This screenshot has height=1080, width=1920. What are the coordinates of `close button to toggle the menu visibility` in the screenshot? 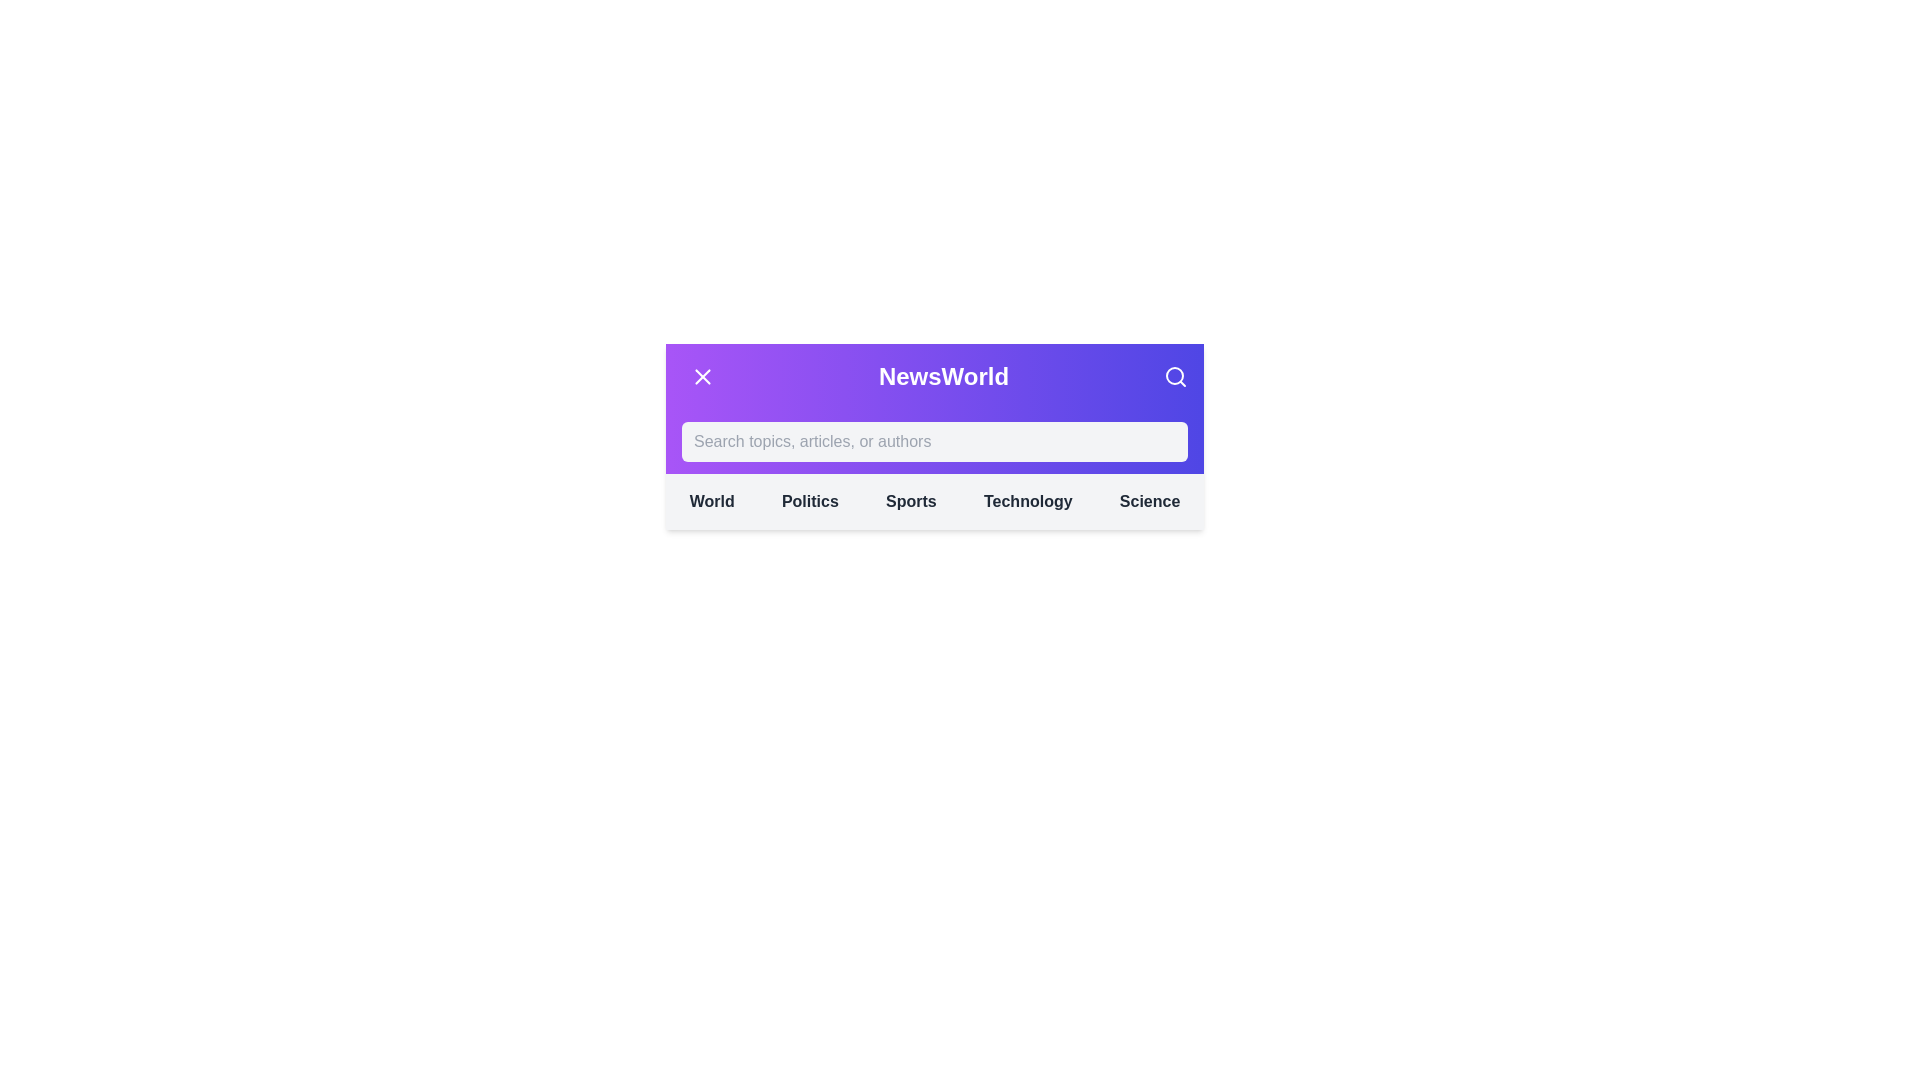 It's located at (702, 377).